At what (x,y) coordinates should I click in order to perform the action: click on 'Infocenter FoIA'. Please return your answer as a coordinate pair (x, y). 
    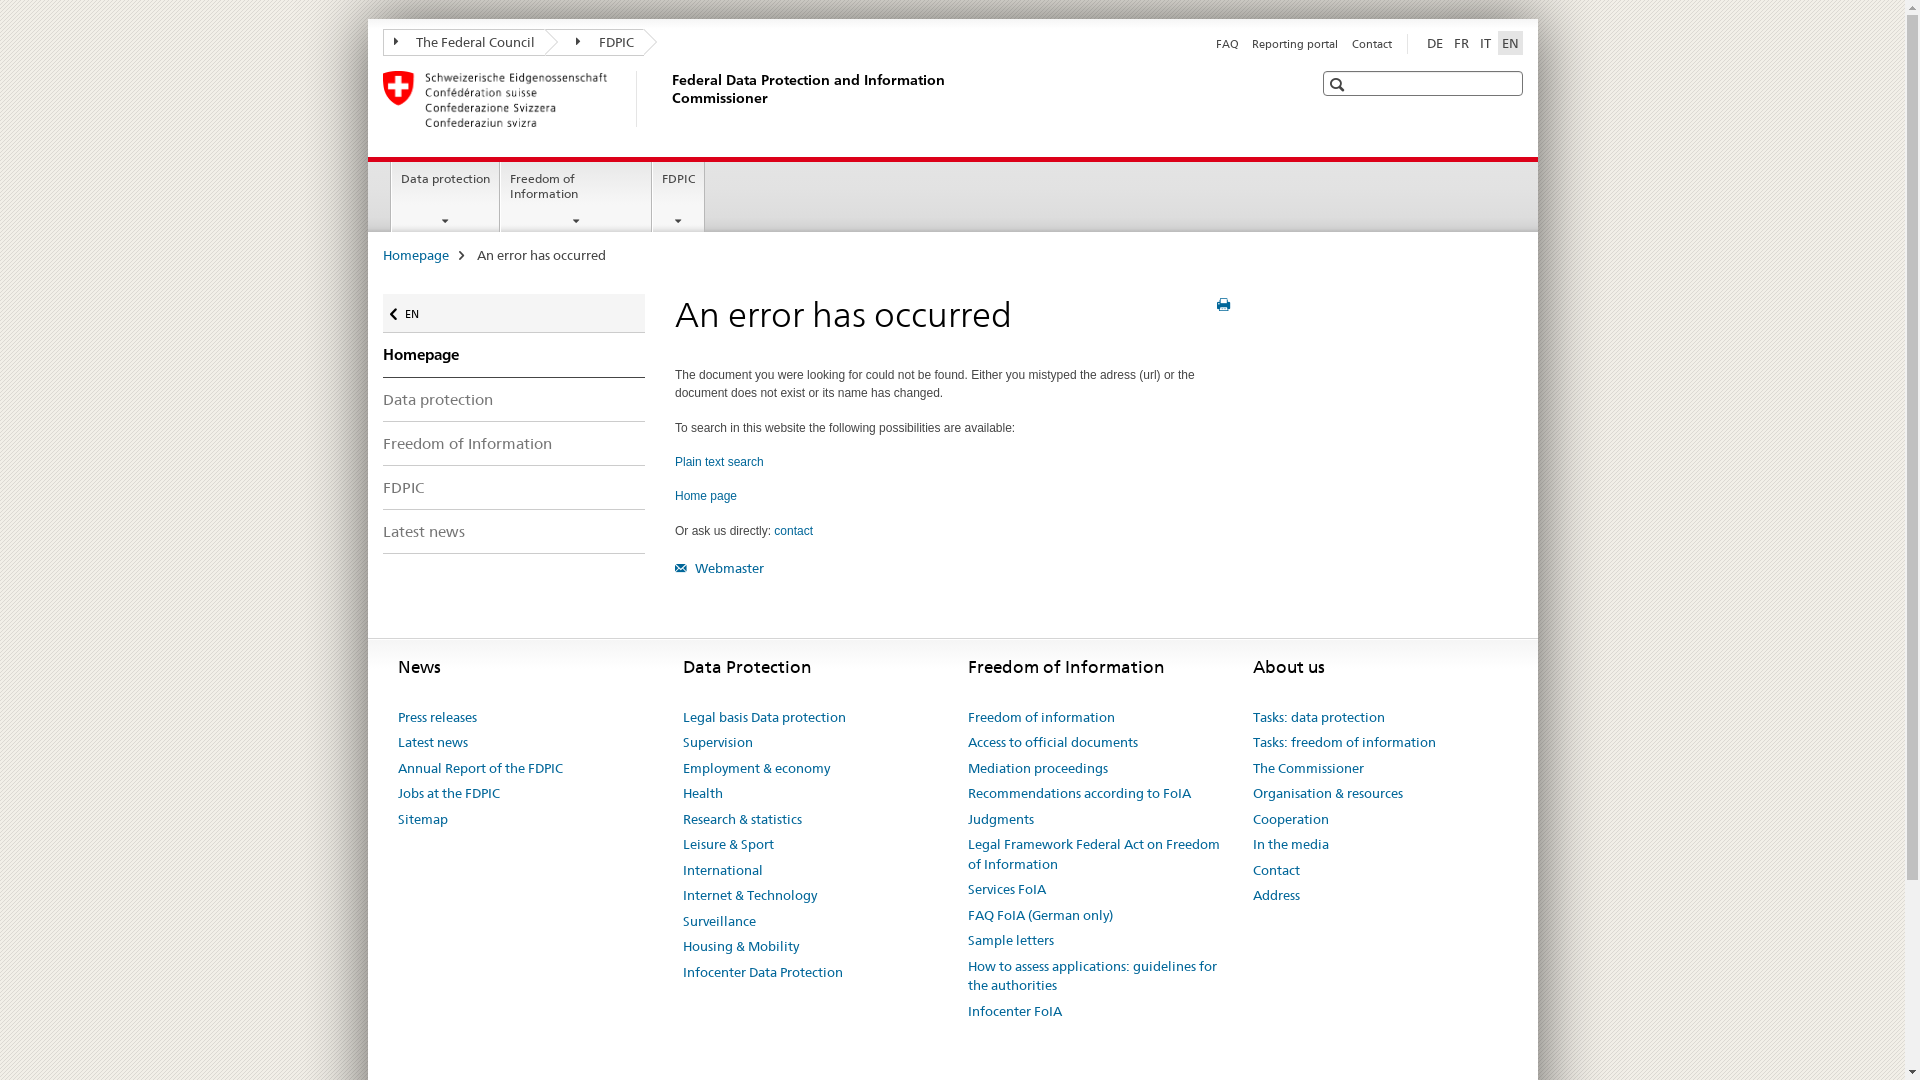
    Looking at the image, I should click on (1014, 1011).